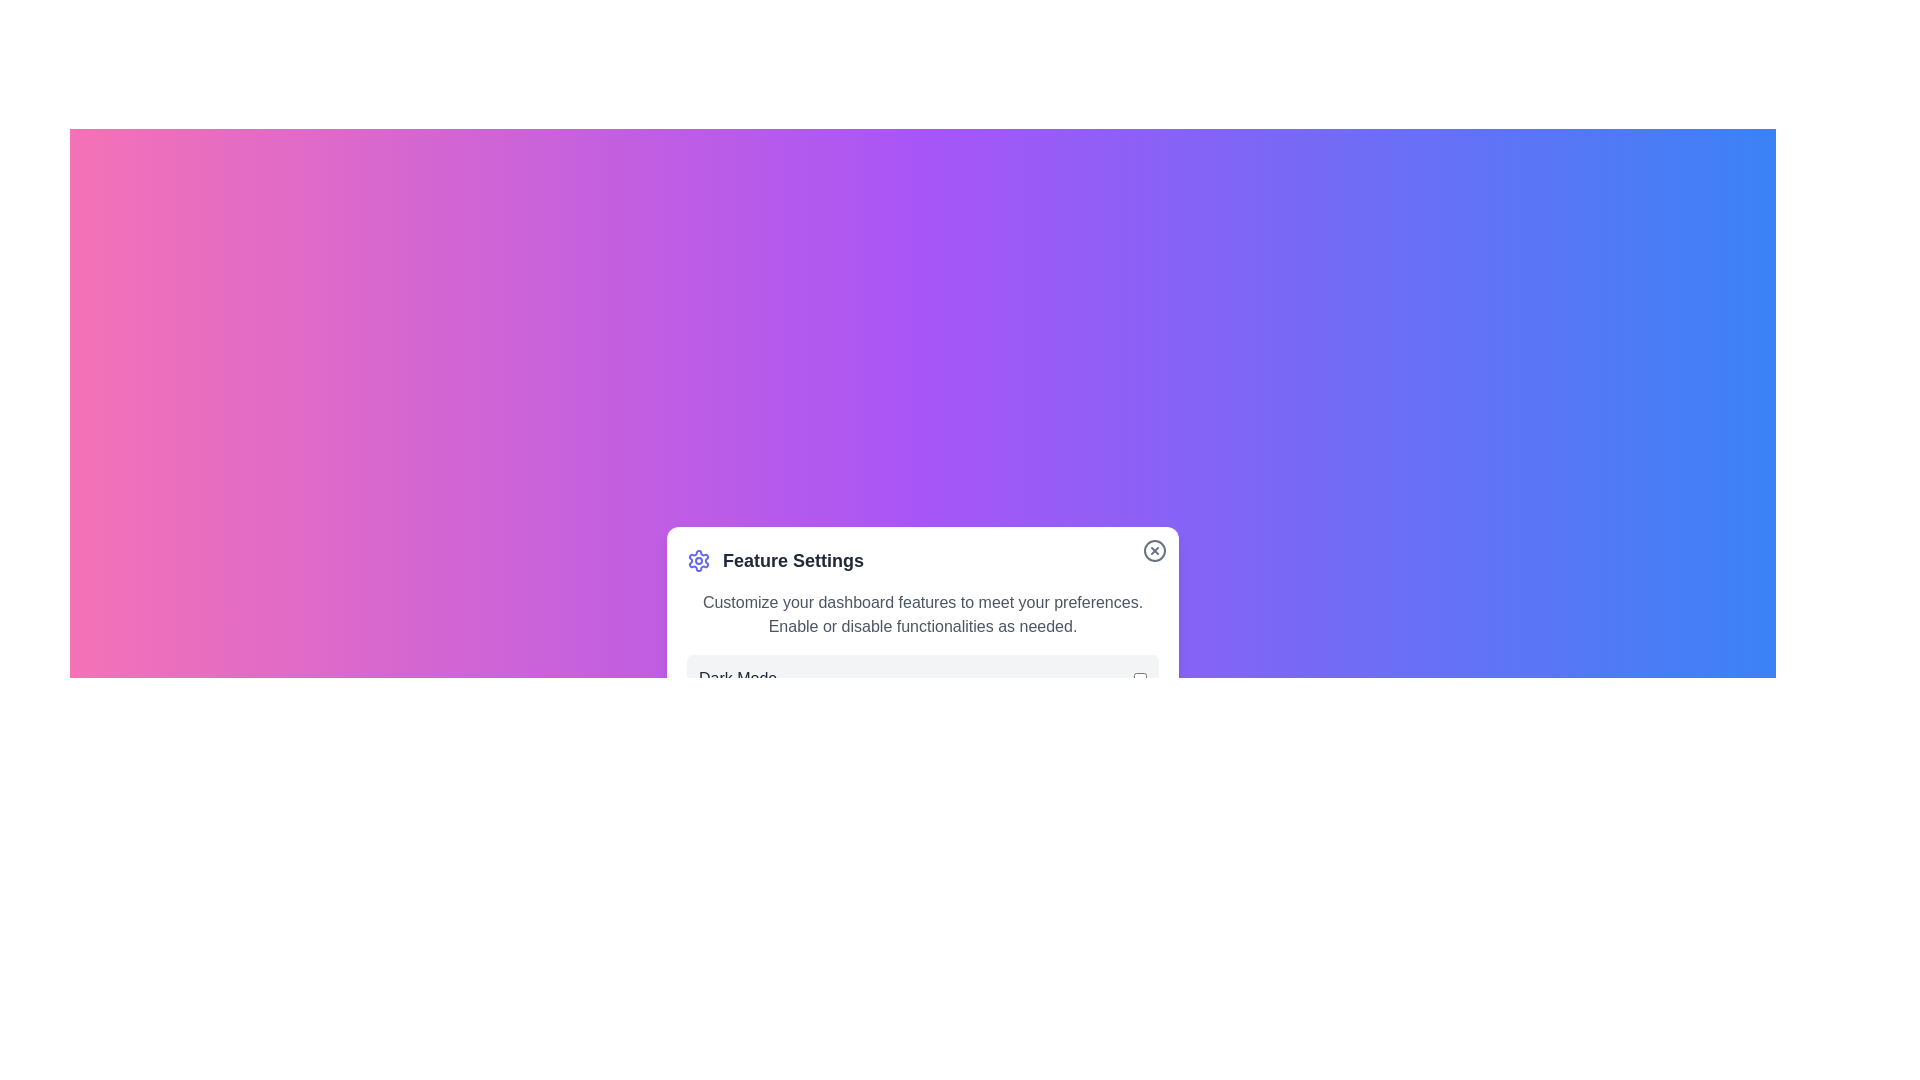  Describe the element at coordinates (792, 560) in the screenshot. I see `text content of the title label indicating 'Feature Settings' located near the top of the modal, positioned to the right of a purple gear-shaped icon` at that location.